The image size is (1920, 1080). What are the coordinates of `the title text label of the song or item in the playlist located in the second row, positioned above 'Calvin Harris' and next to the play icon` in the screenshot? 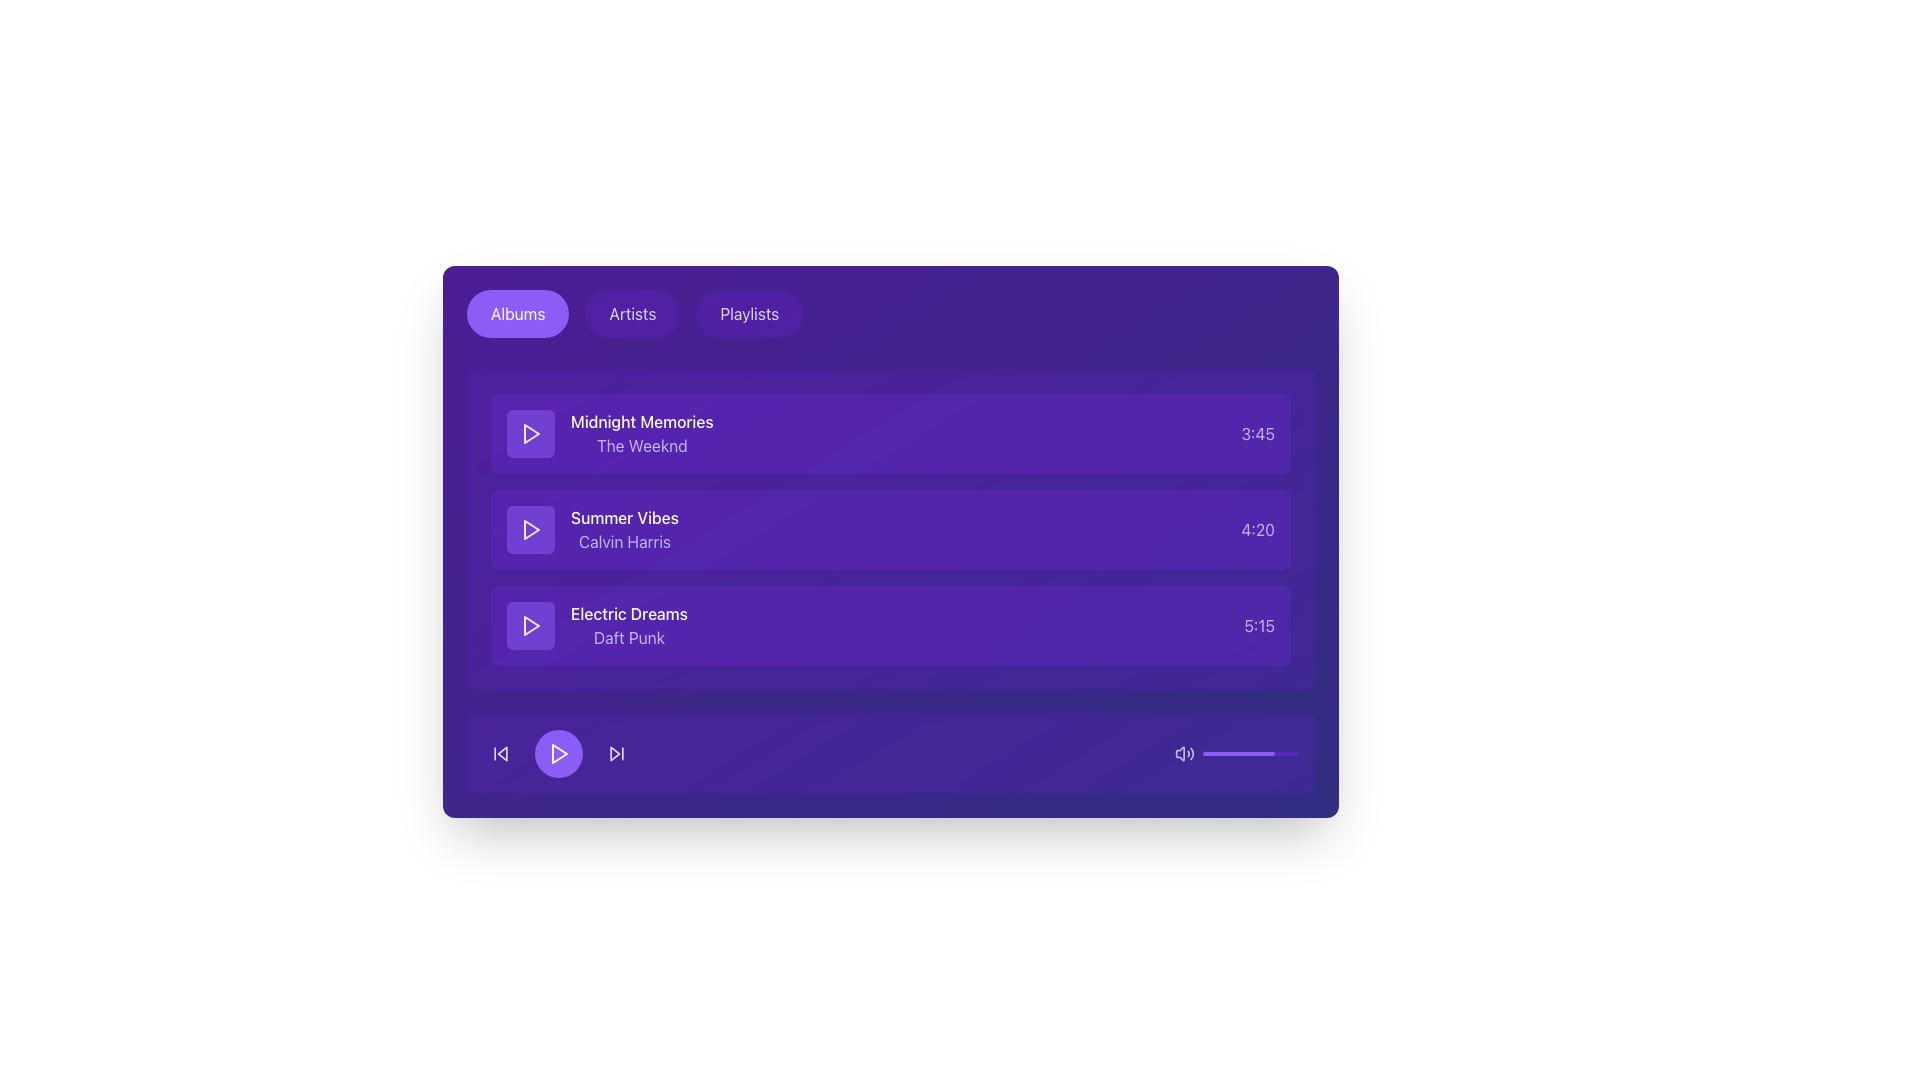 It's located at (623, 516).